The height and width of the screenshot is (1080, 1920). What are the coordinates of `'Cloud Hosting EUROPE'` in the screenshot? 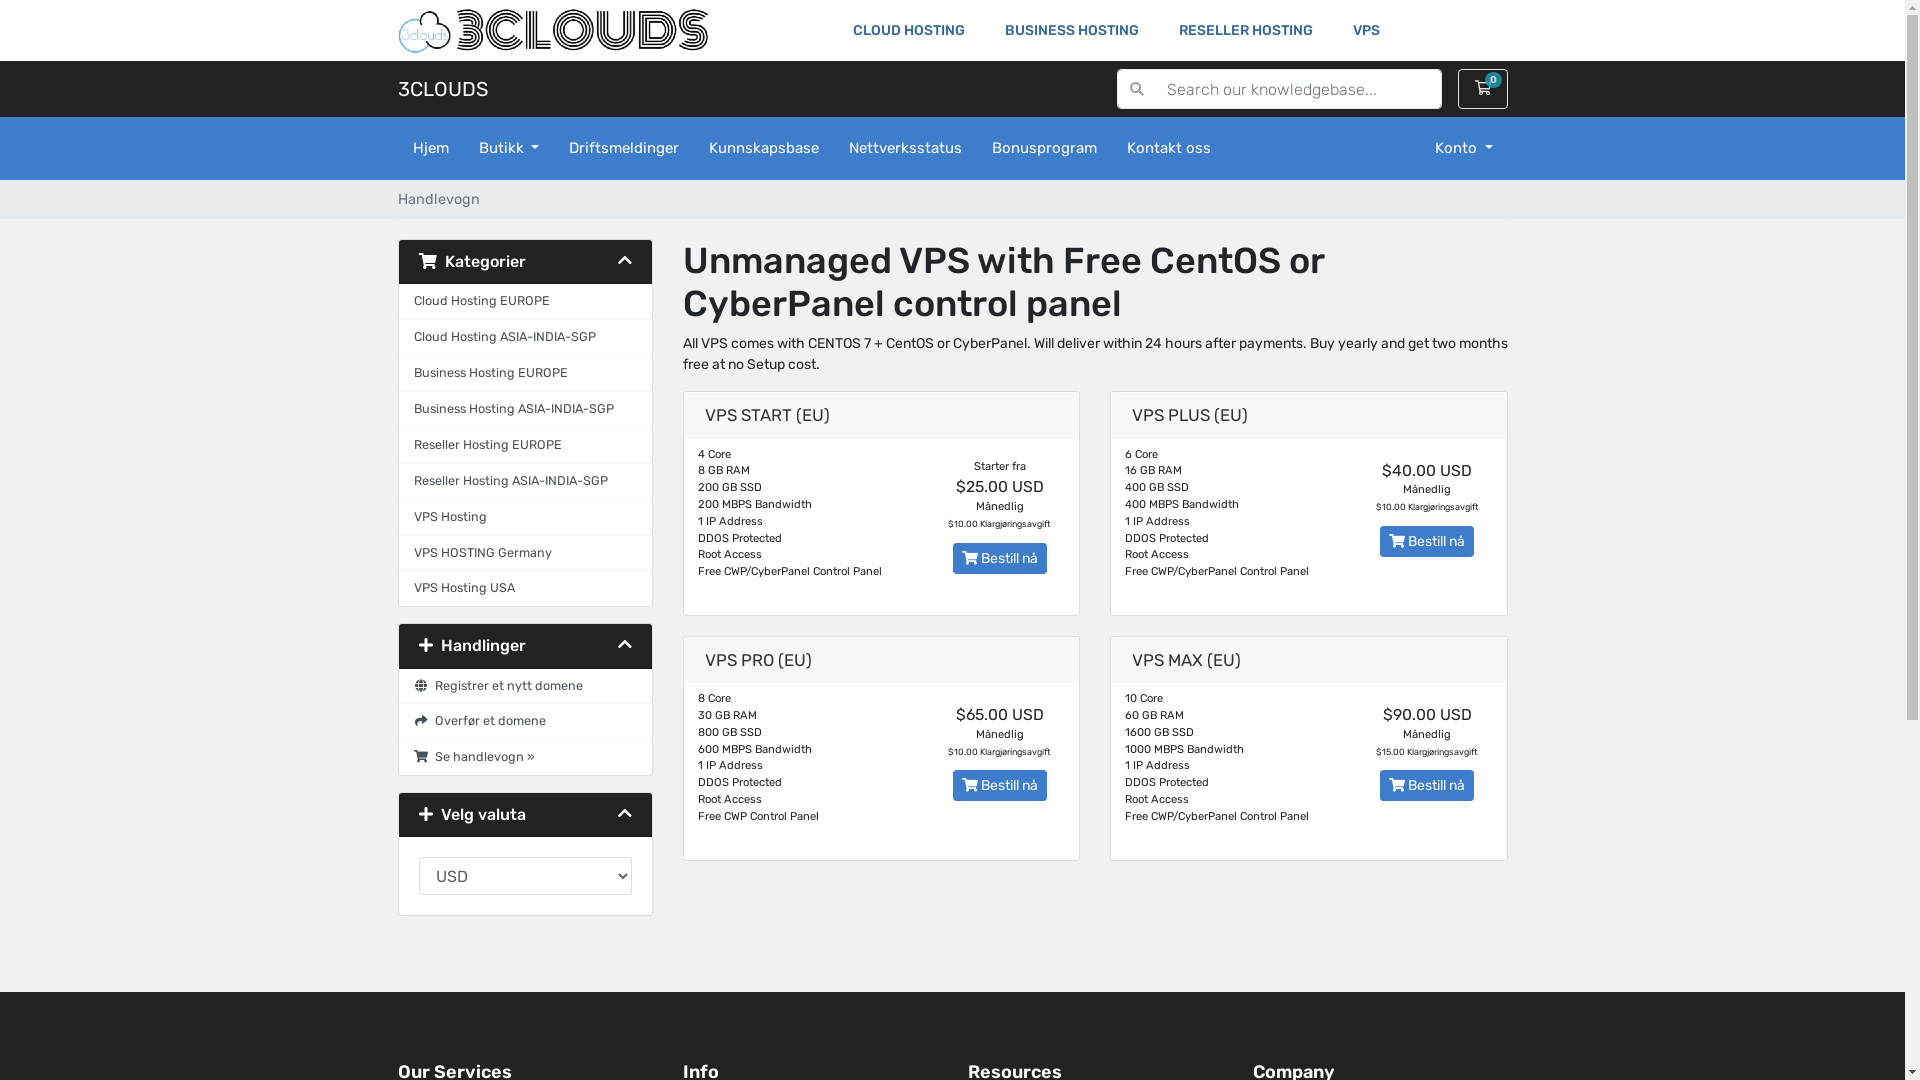 It's located at (398, 301).